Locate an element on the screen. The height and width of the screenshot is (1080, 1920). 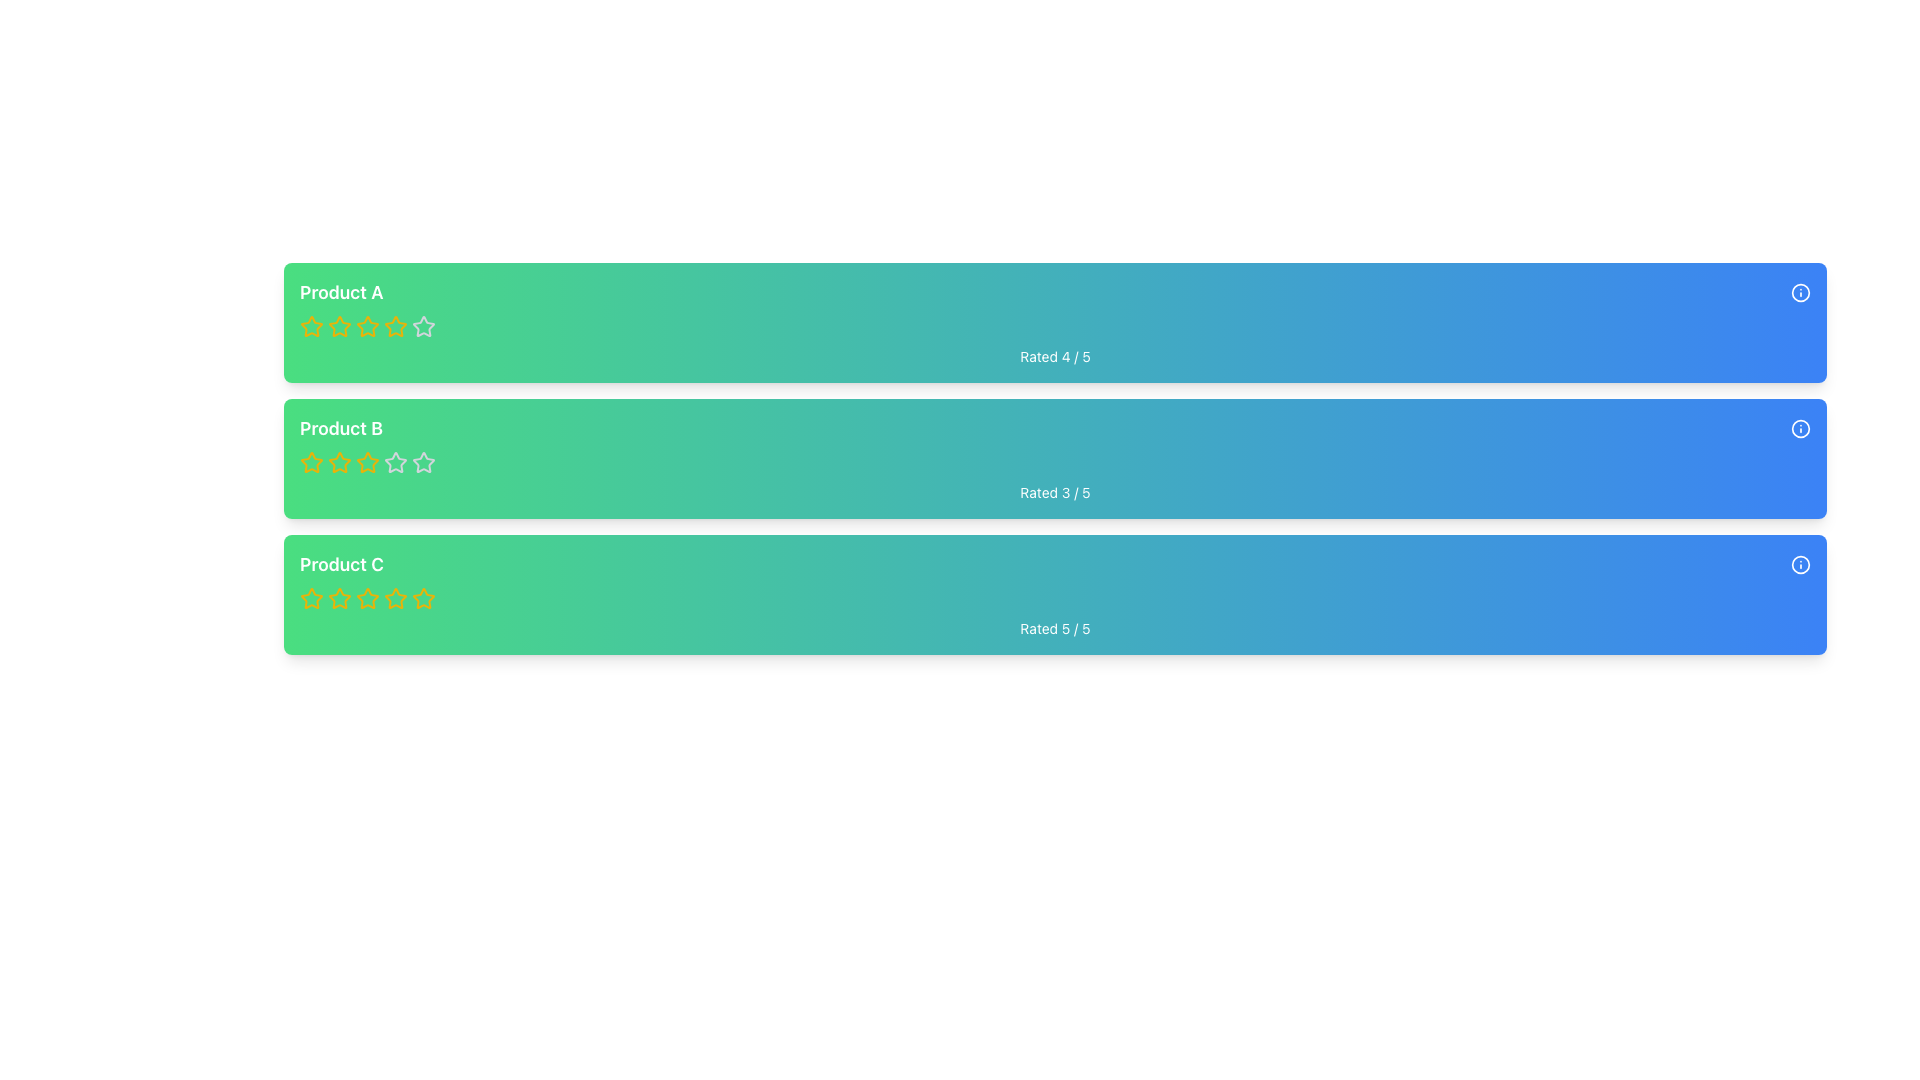
the first star-shaped icon with a yellow border in the rating system for Product C, located in the bottom product panel is located at coordinates (340, 597).